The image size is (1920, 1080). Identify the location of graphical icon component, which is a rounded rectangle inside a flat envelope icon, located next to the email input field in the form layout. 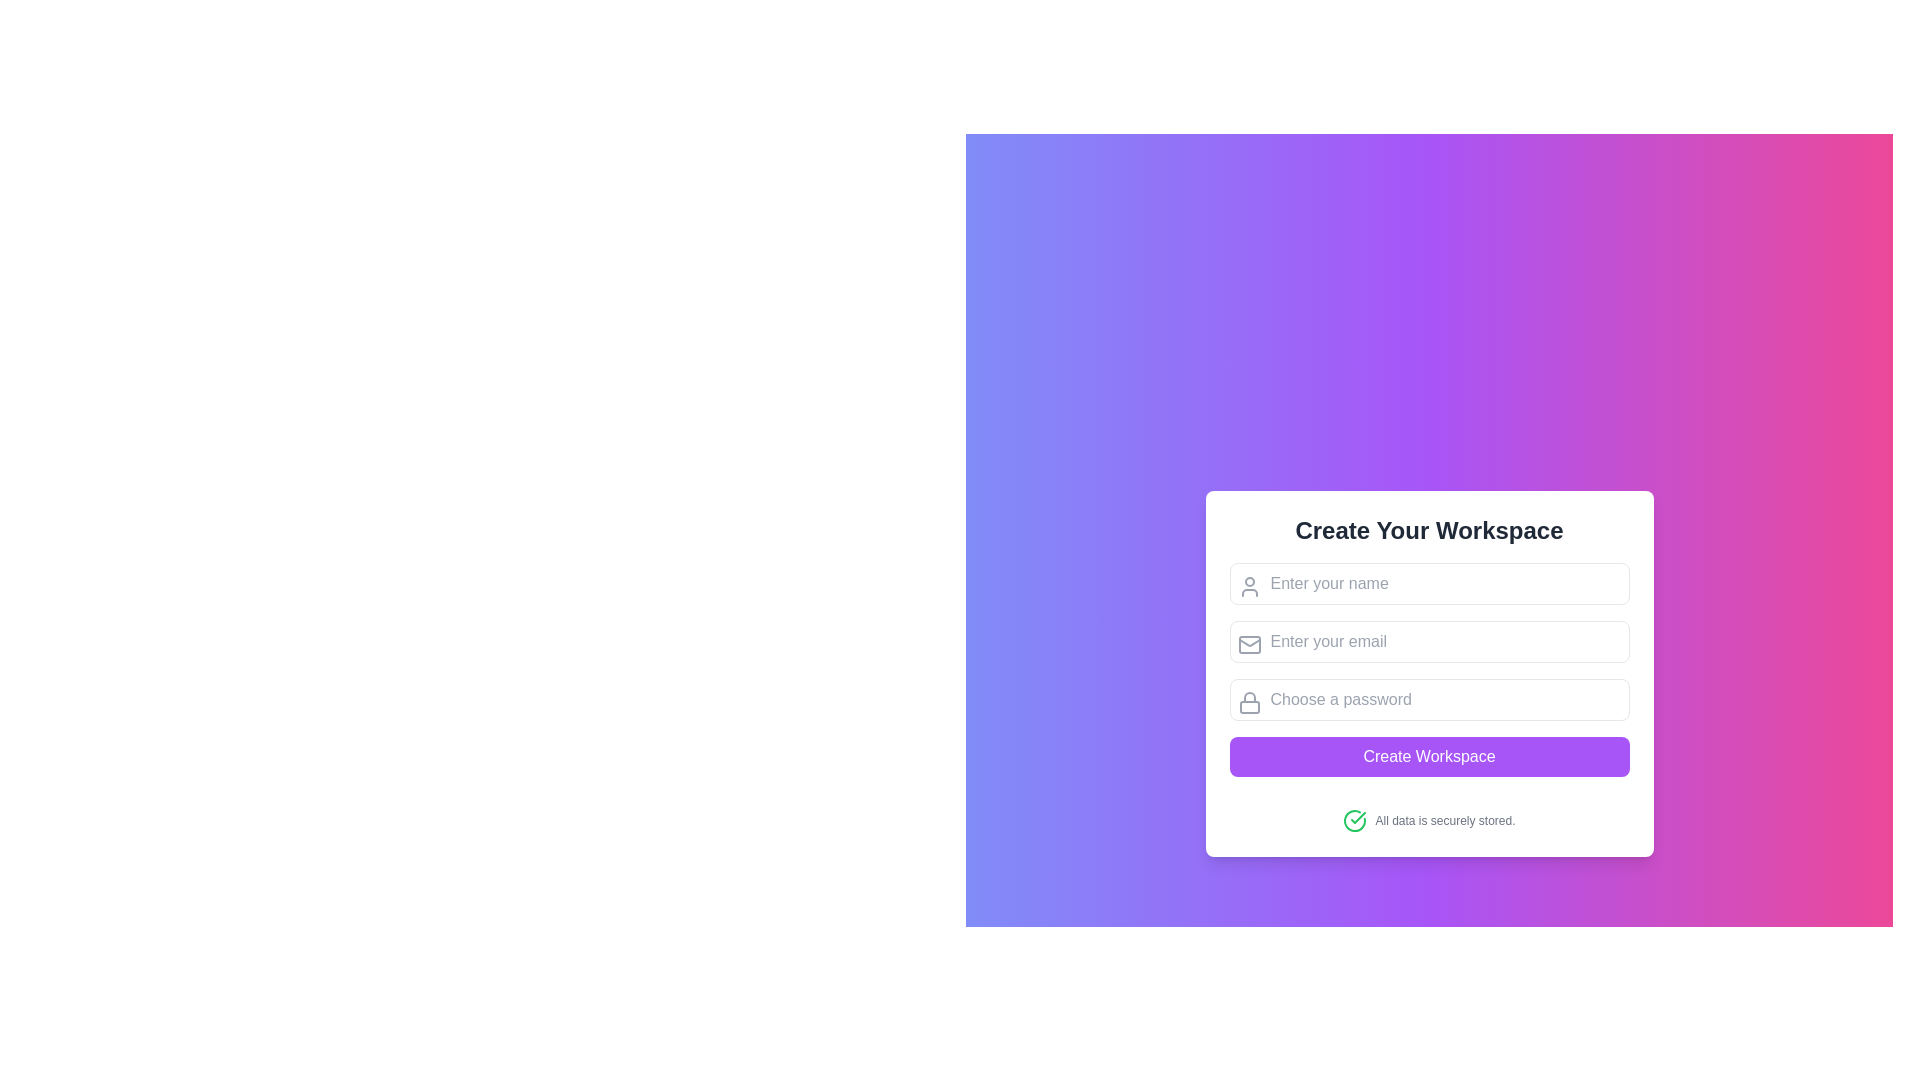
(1248, 644).